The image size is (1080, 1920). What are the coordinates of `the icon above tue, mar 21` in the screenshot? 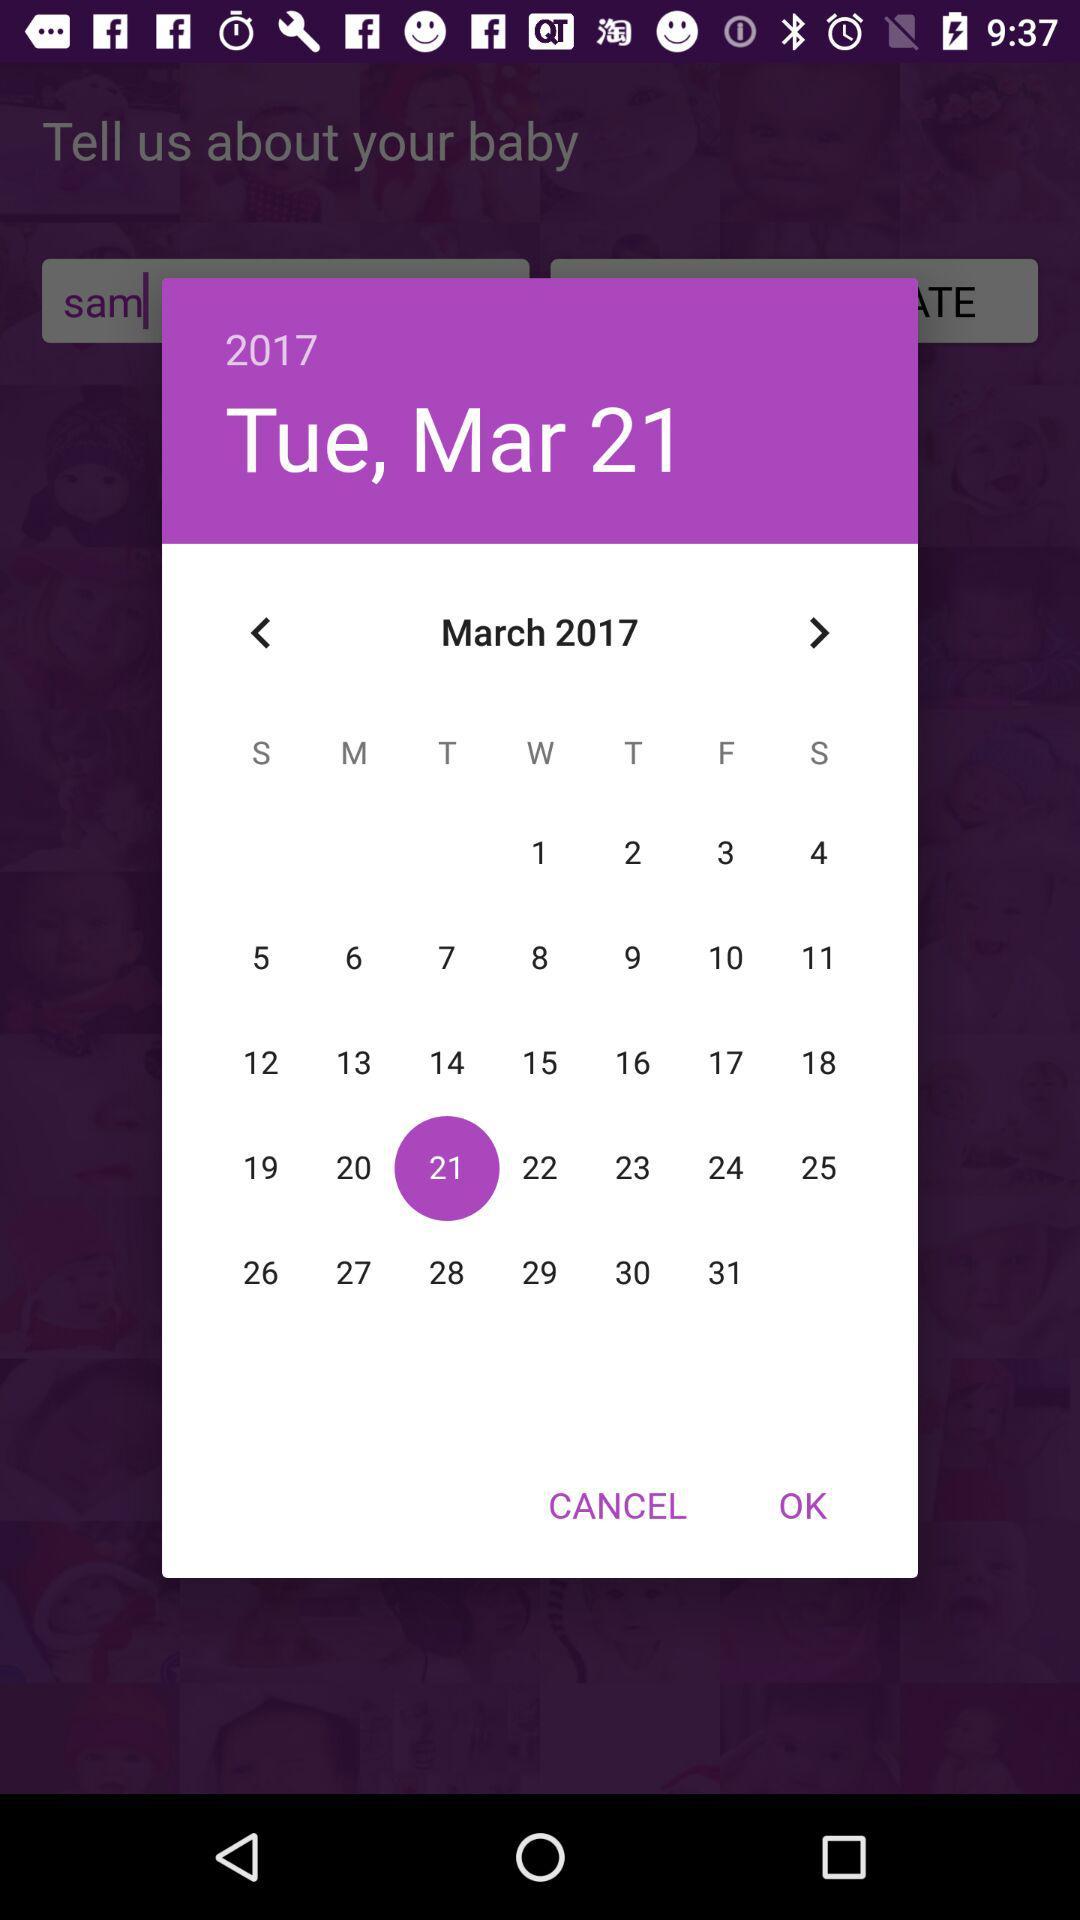 It's located at (540, 327).